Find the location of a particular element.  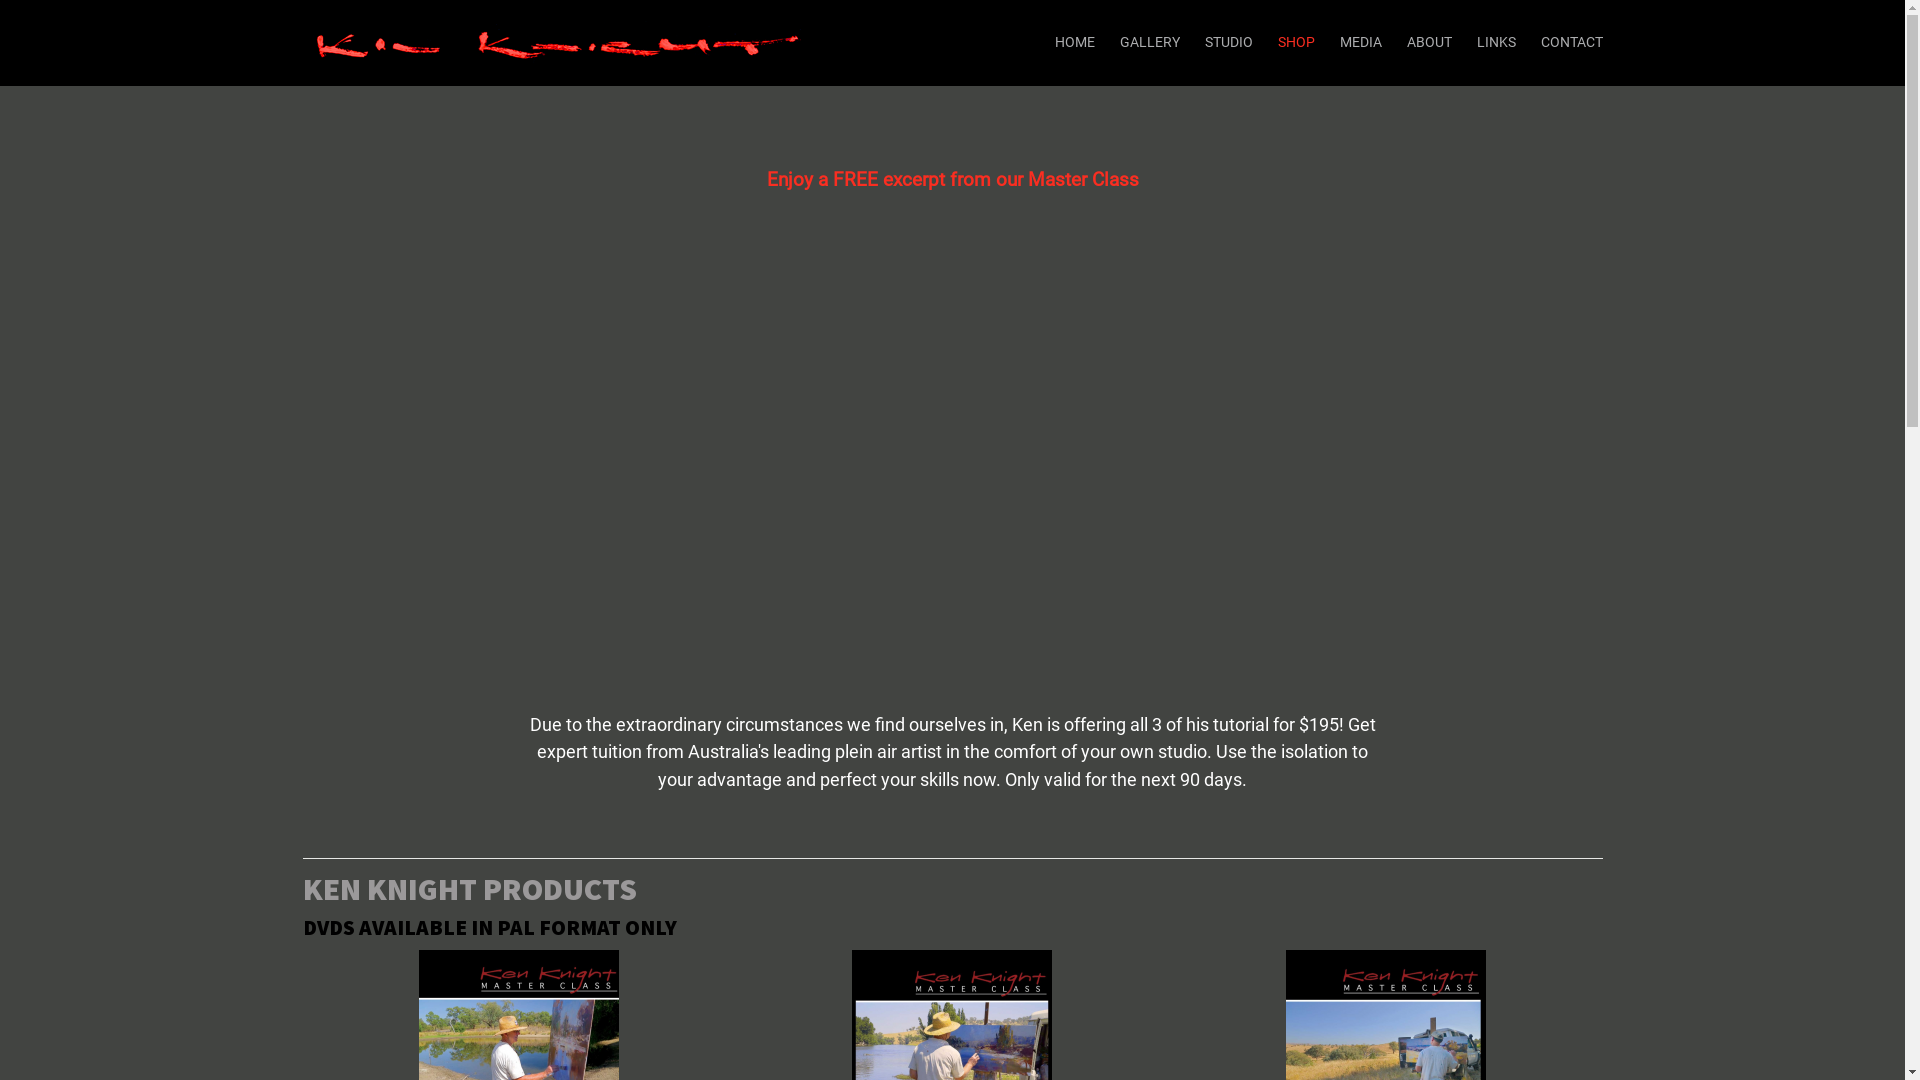

'Ken Knight Master Class - Waterhole Series' is located at coordinates (518, 1048).